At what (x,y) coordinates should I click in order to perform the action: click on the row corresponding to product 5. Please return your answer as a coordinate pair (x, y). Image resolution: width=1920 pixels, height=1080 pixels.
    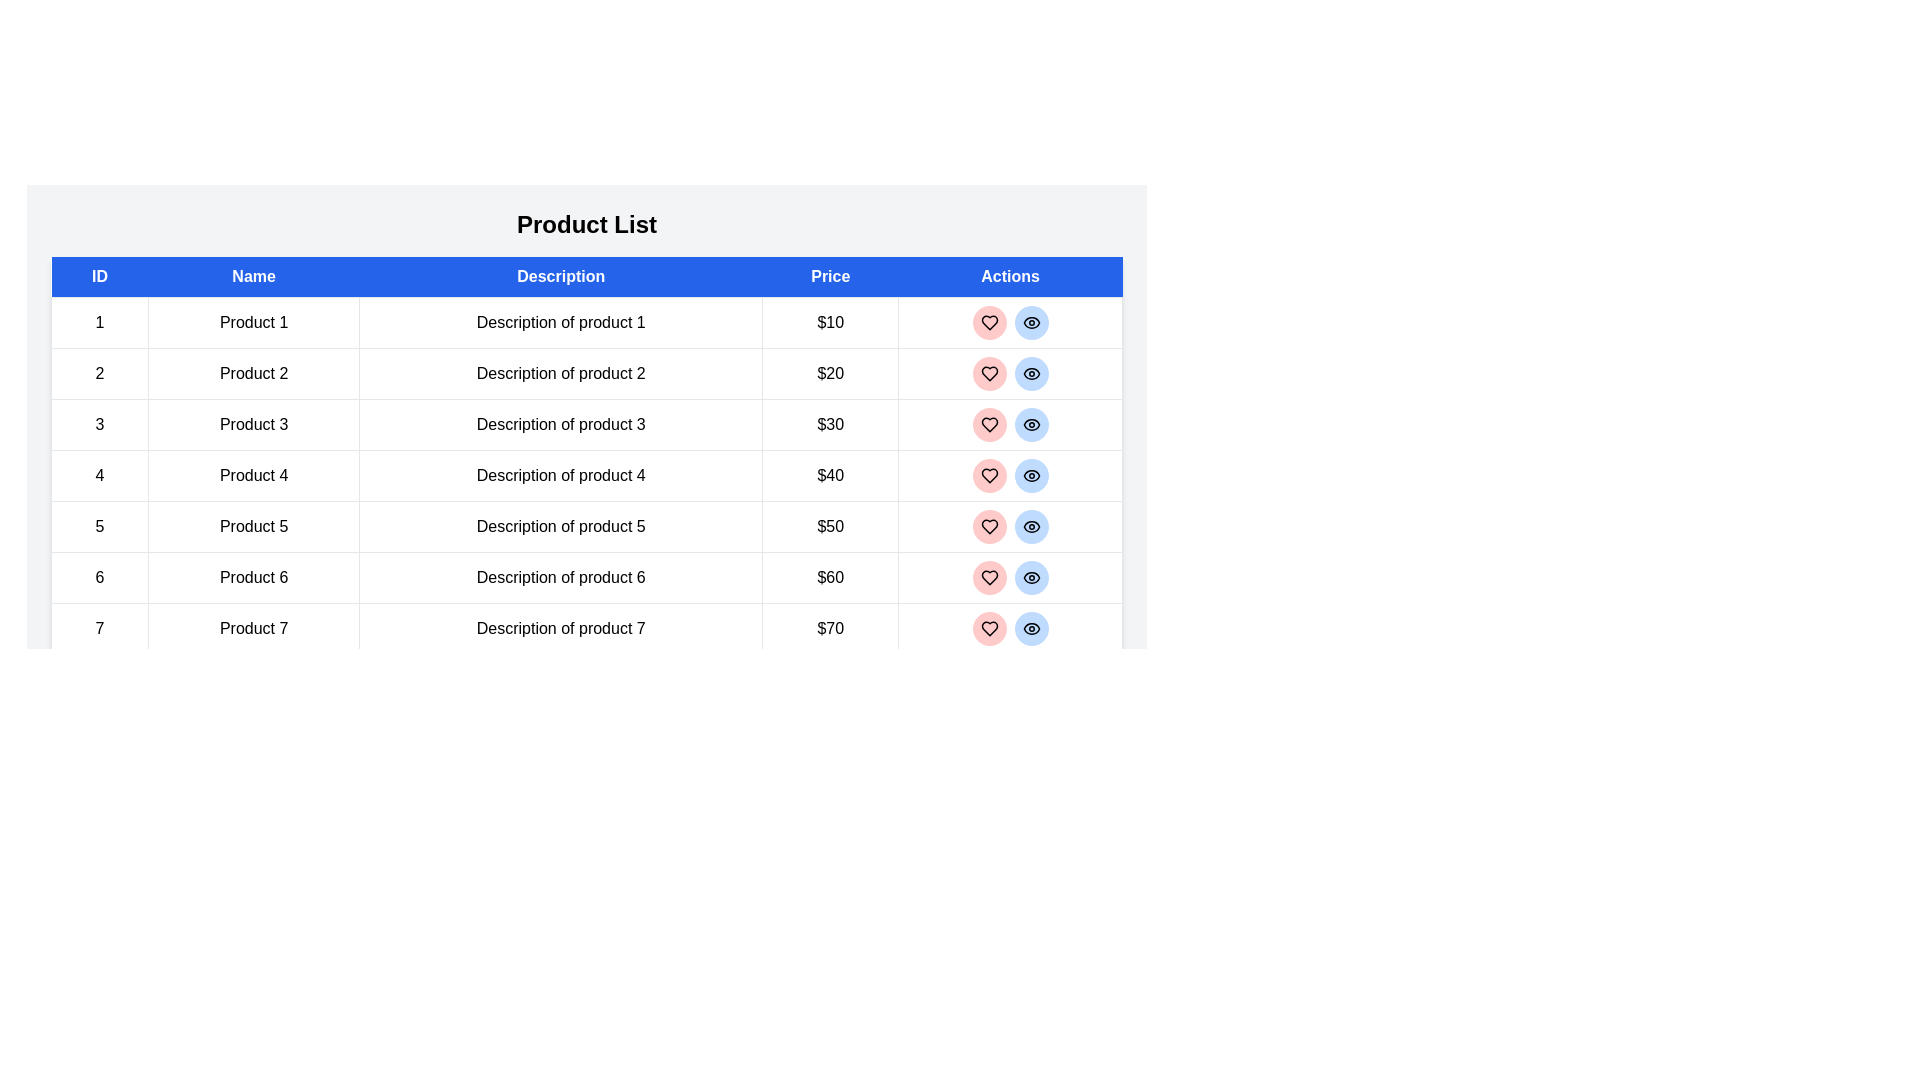
    Looking at the image, I should click on (585, 526).